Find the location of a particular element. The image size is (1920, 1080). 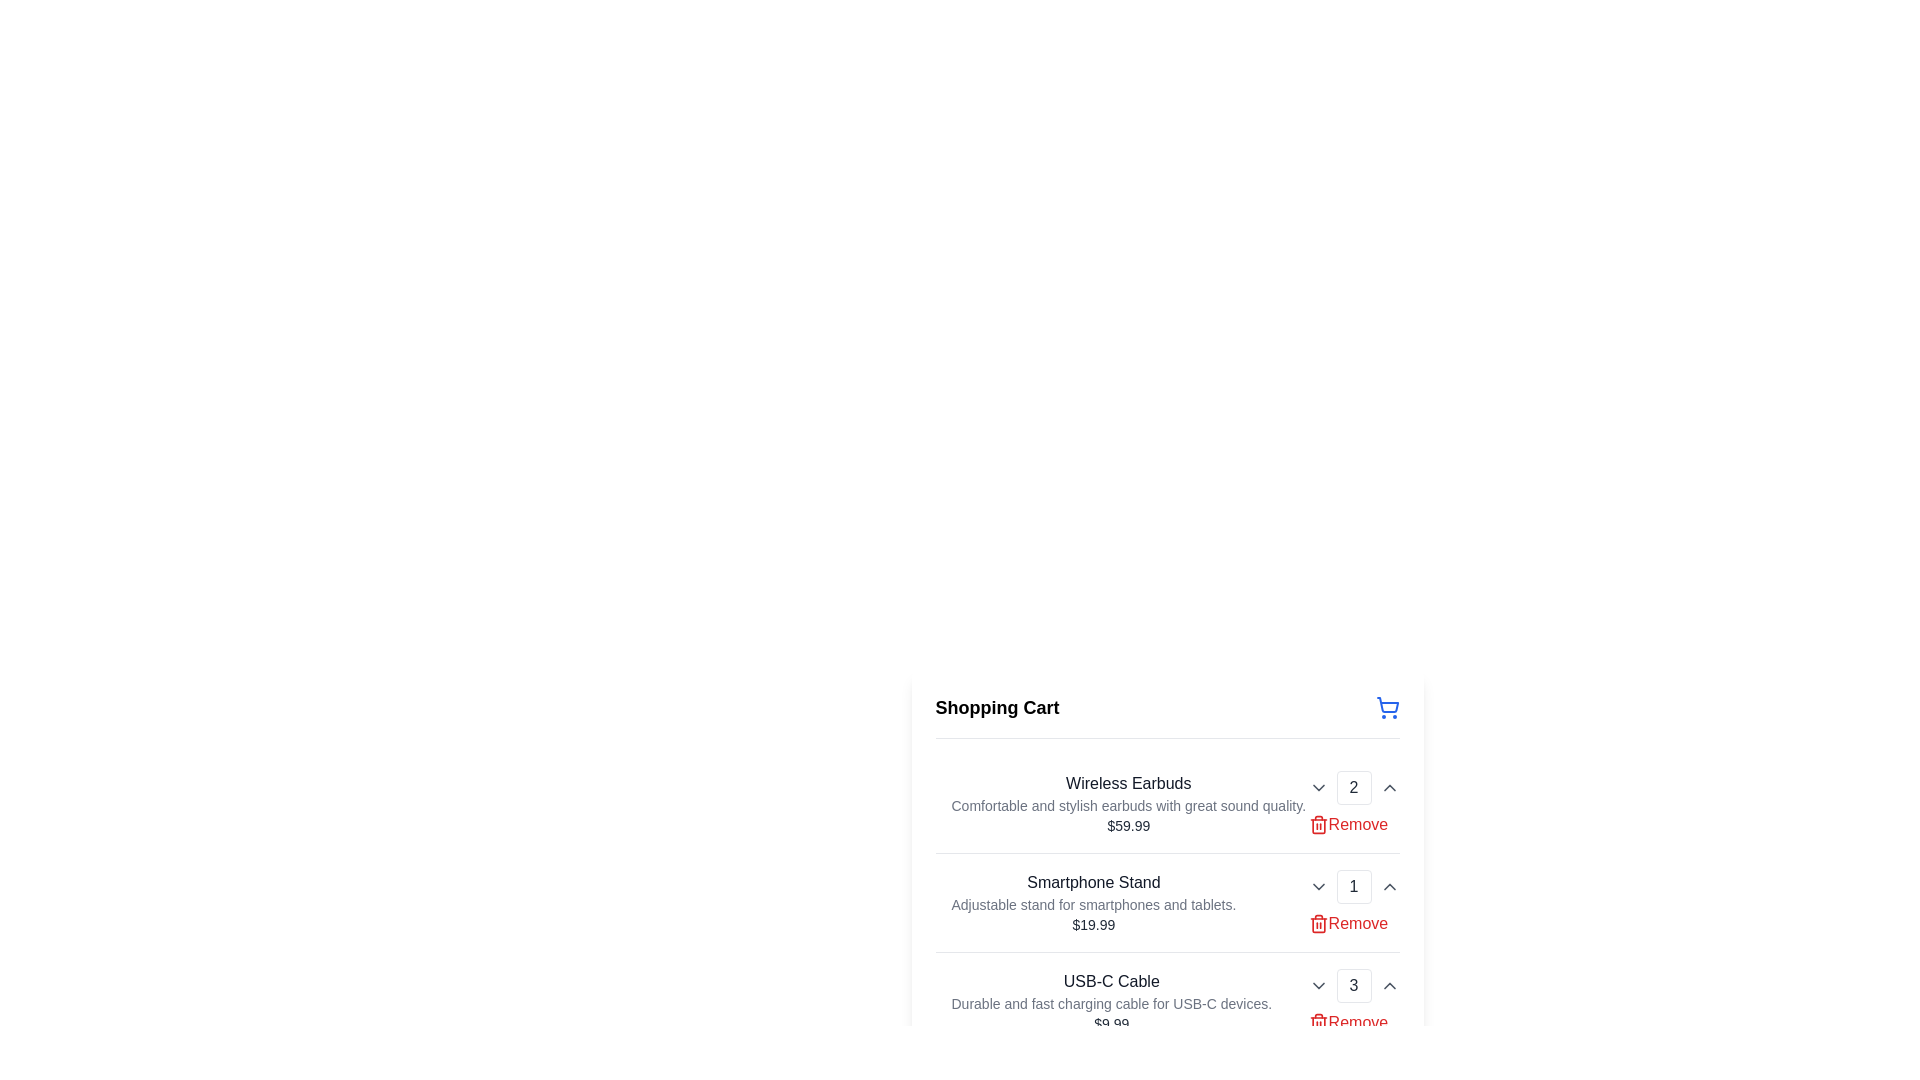

the main body of the trash can icon located to the right of the 'Remove' label in the shopping cart interface is located at coordinates (1318, 1024).